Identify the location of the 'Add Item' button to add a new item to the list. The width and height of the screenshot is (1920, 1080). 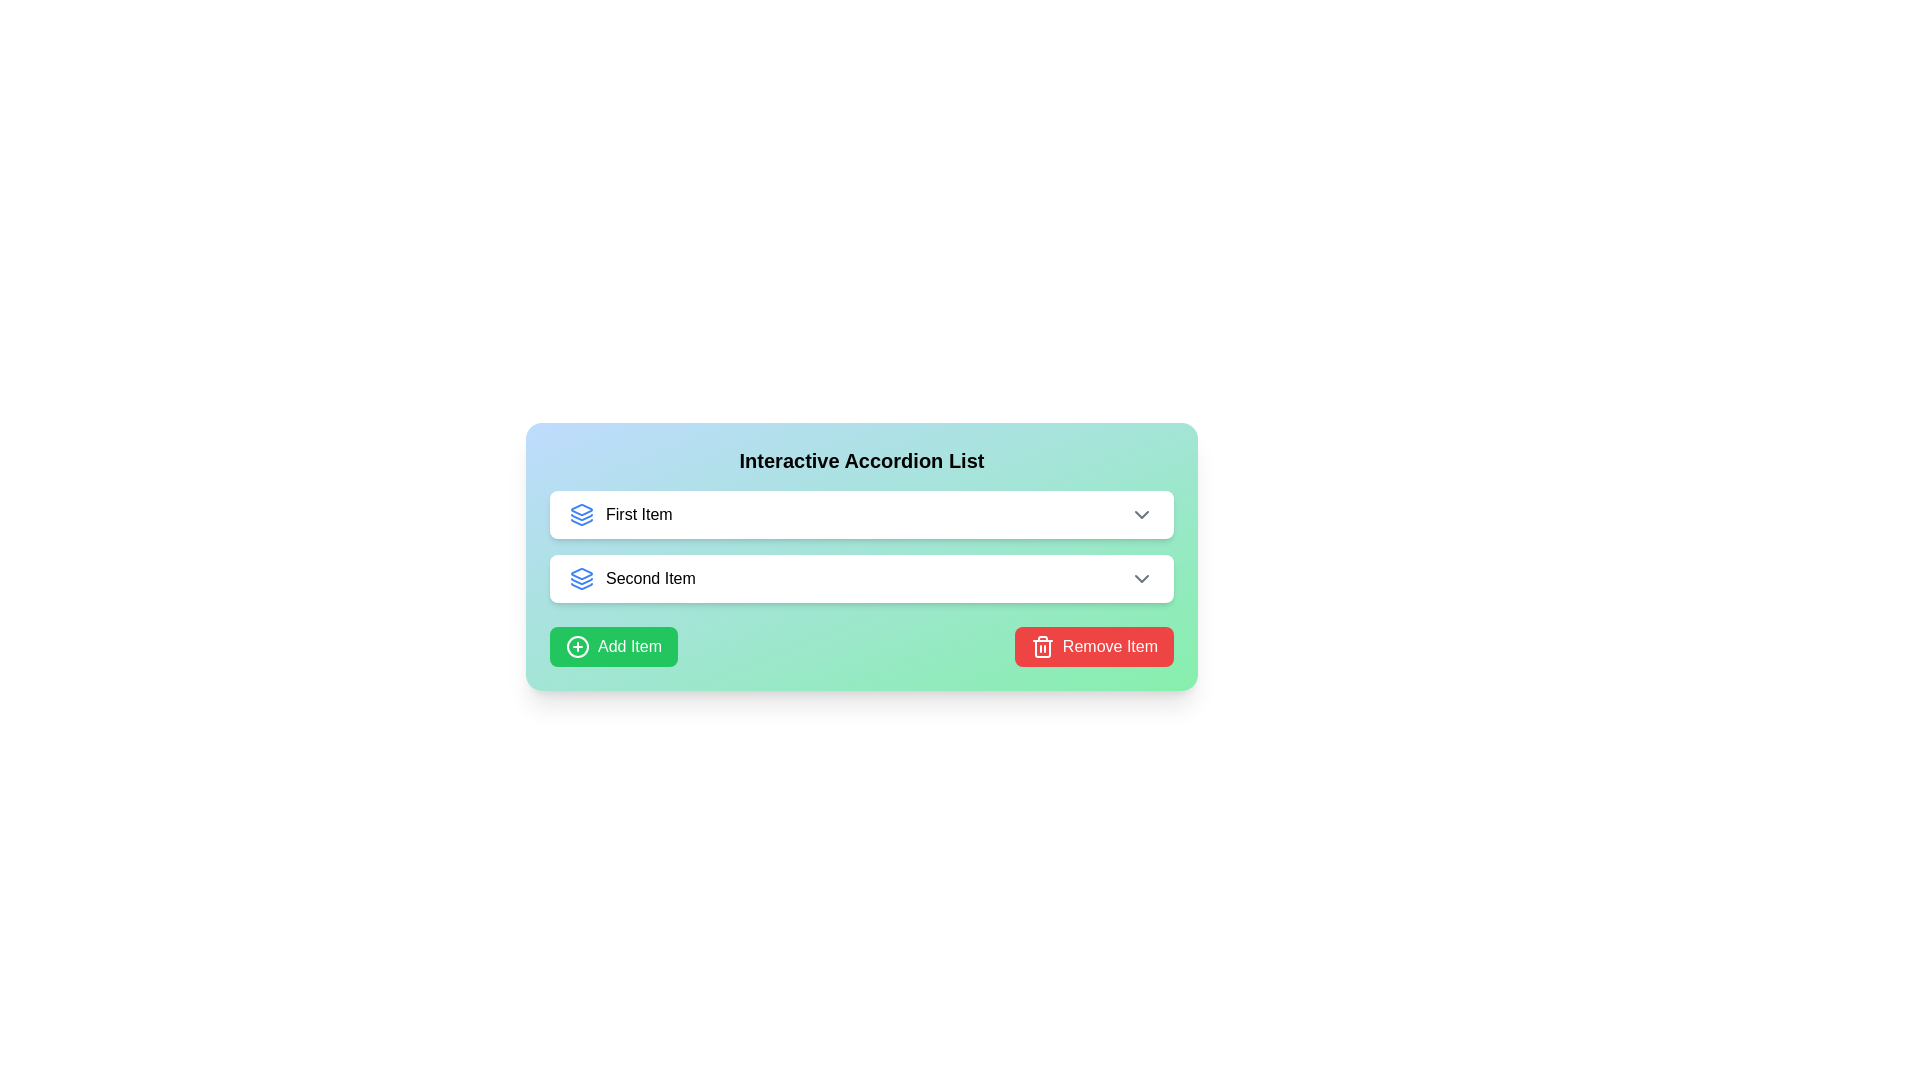
(613, 647).